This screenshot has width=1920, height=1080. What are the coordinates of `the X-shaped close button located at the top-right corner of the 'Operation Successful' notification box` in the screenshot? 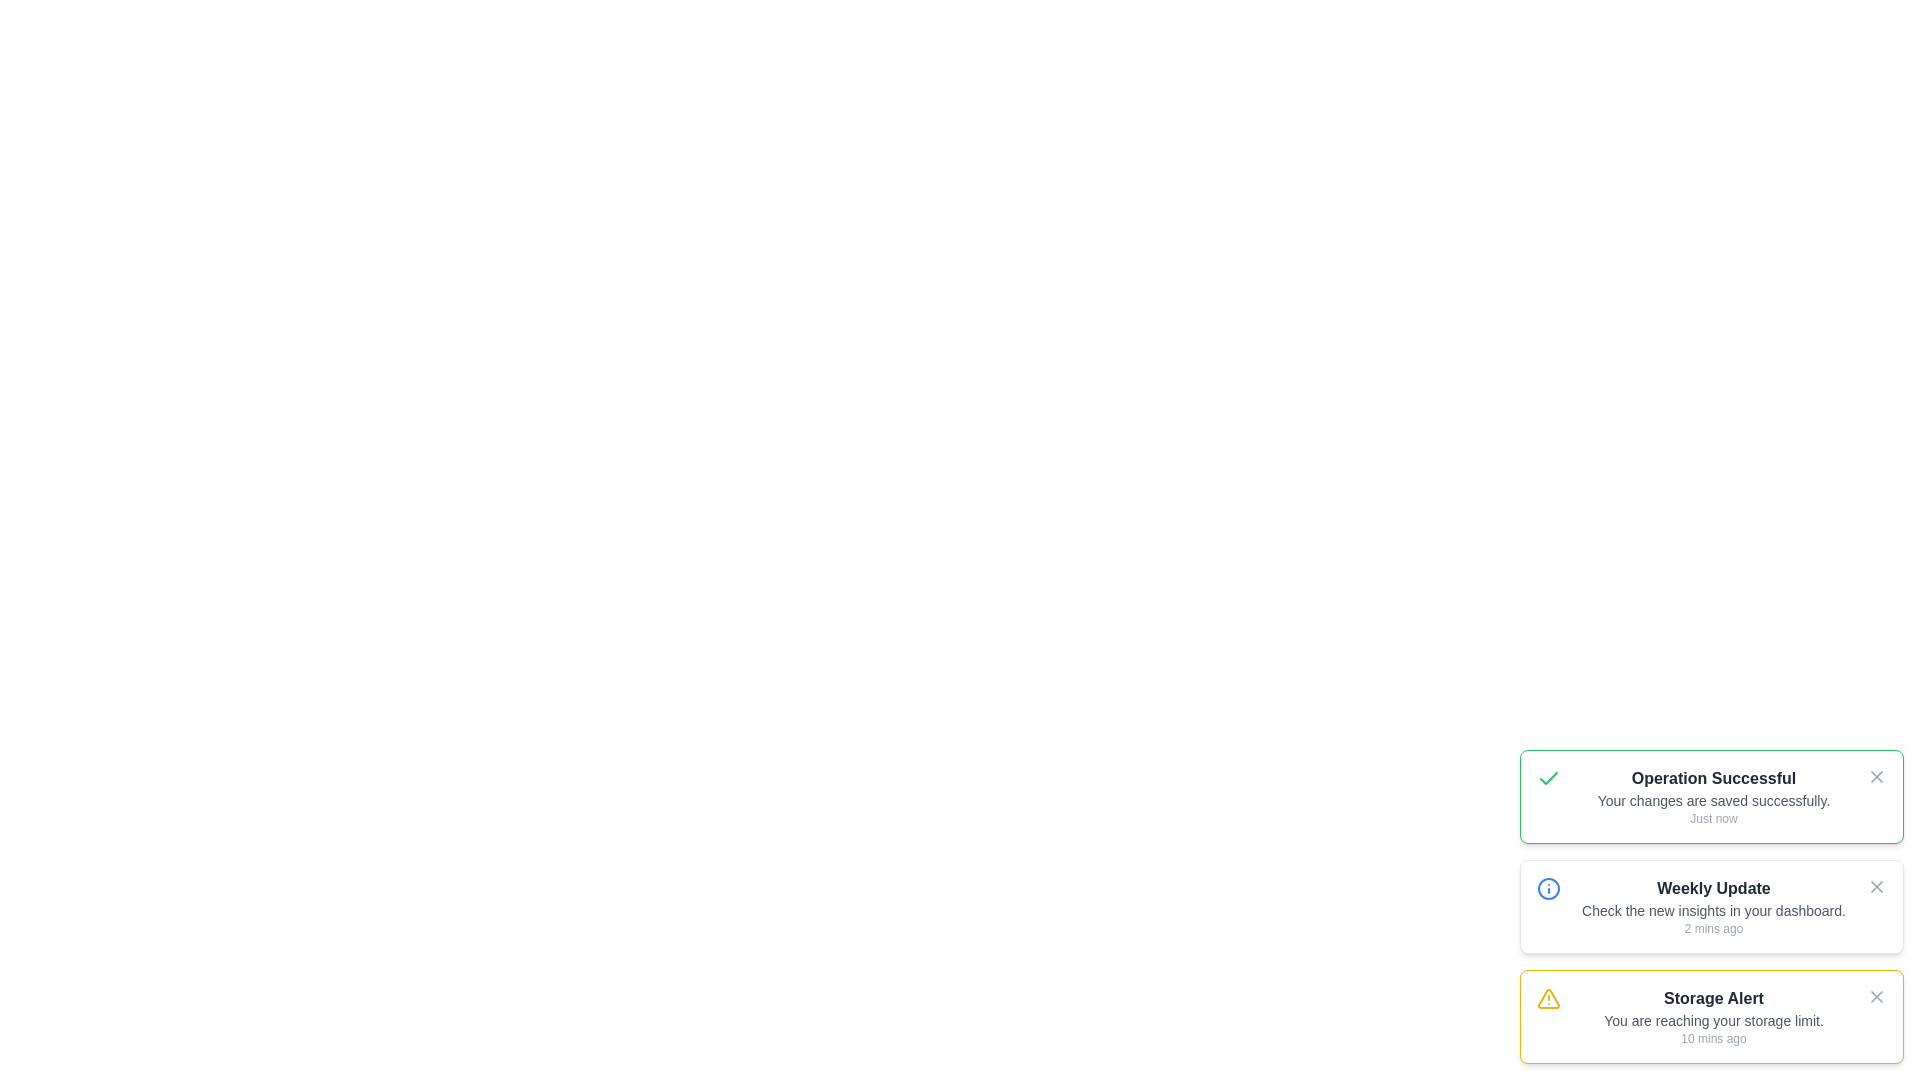 It's located at (1875, 775).